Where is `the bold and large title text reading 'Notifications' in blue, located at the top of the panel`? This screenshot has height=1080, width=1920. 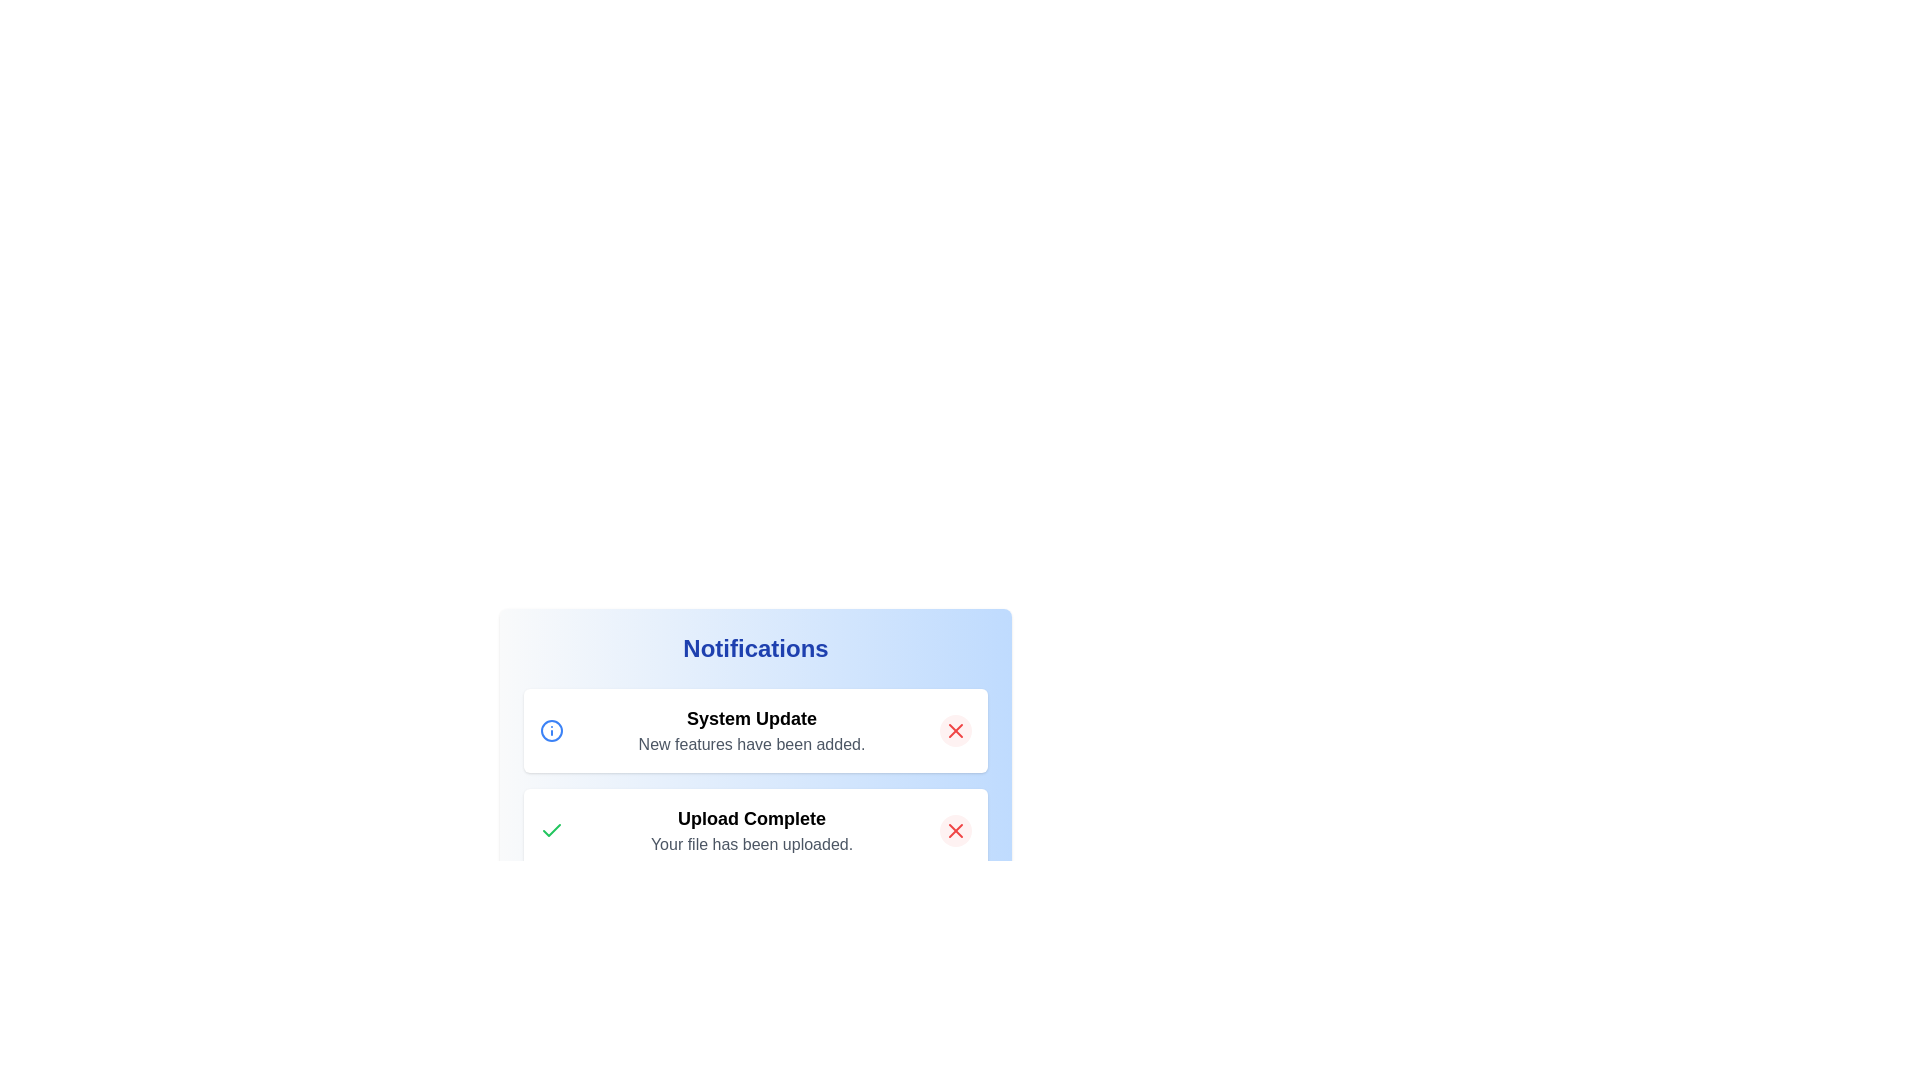
the bold and large title text reading 'Notifications' in blue, located at the top of the panel is located at coordinates (754, 648).